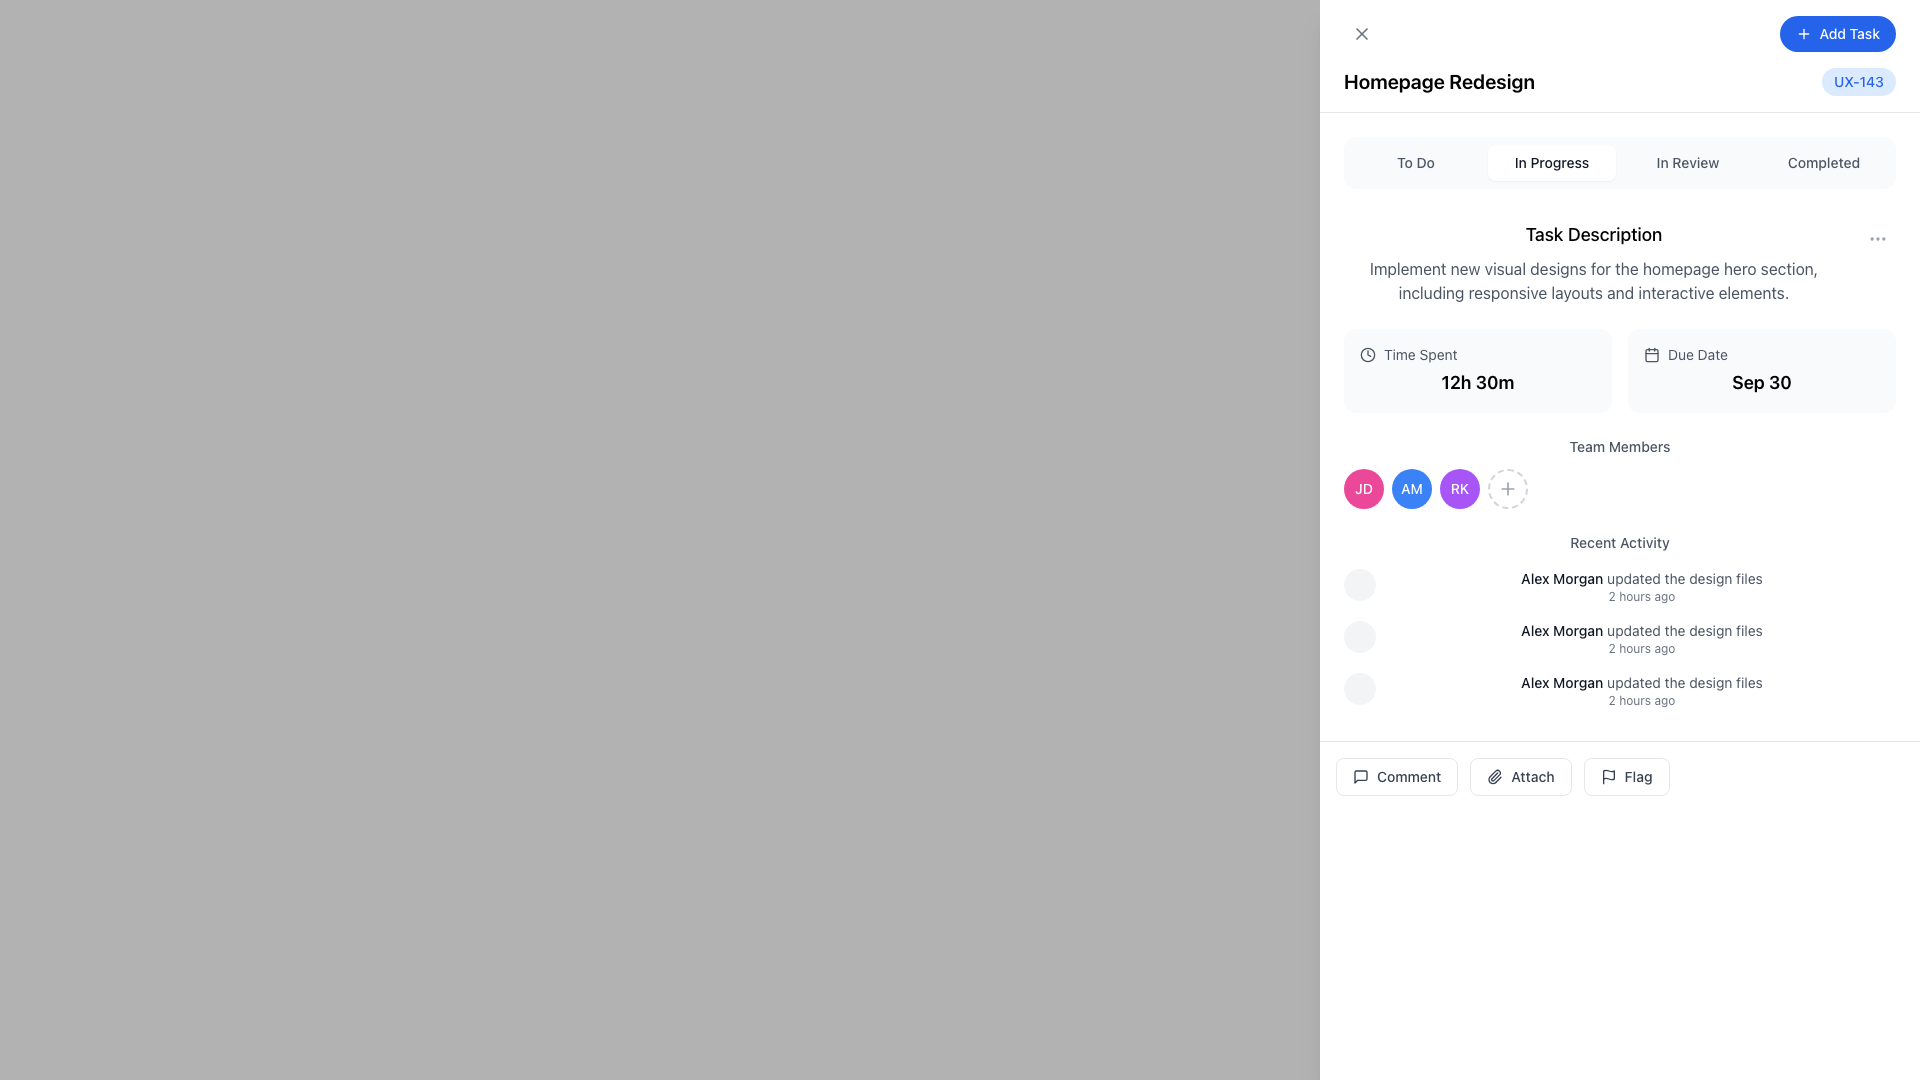  Describe the element at coordinates (1550, 161) in the screenshot. I see `the second button in the horizontal series of four buttons to switch to the 'In Progress' state` at that location.